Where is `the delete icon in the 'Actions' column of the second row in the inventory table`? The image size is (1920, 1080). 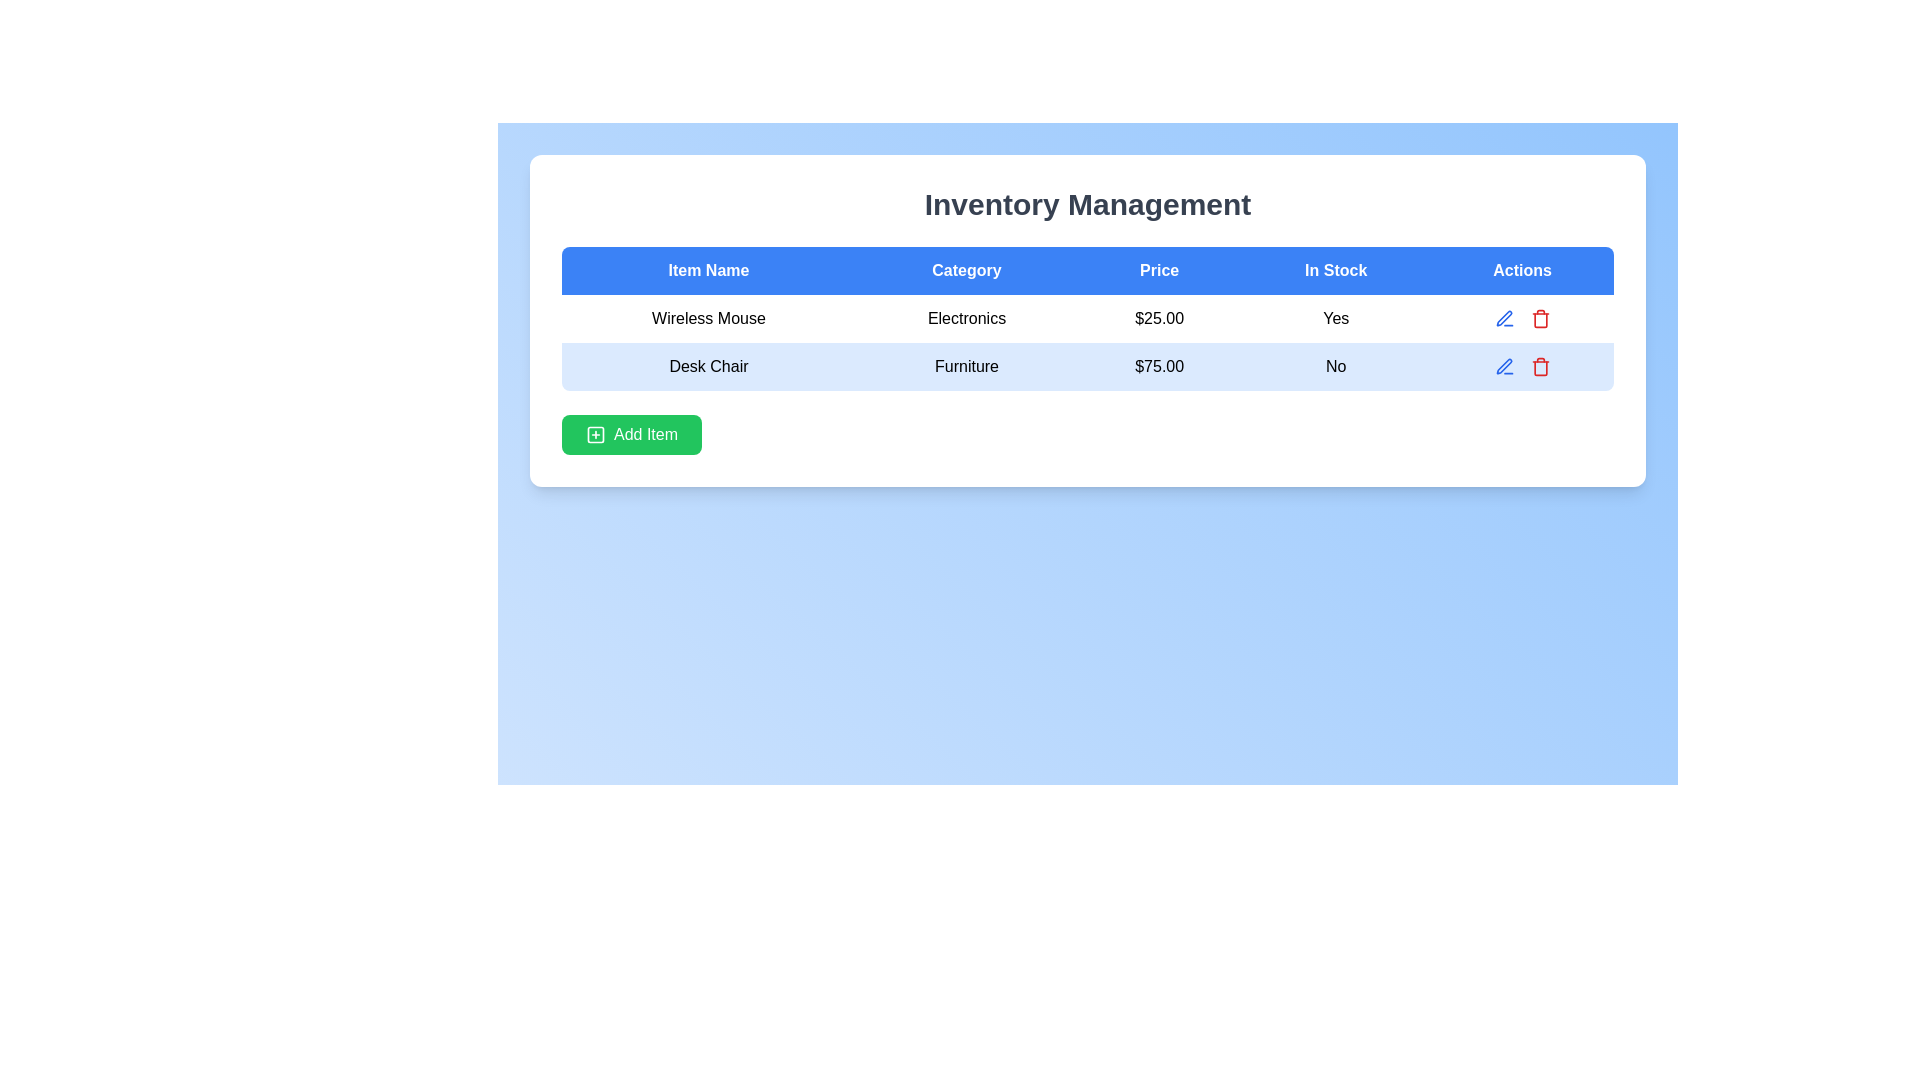
the delete icon in the 'Actions' column of the second row in the inventory table is located at coordinates (1521, 366).